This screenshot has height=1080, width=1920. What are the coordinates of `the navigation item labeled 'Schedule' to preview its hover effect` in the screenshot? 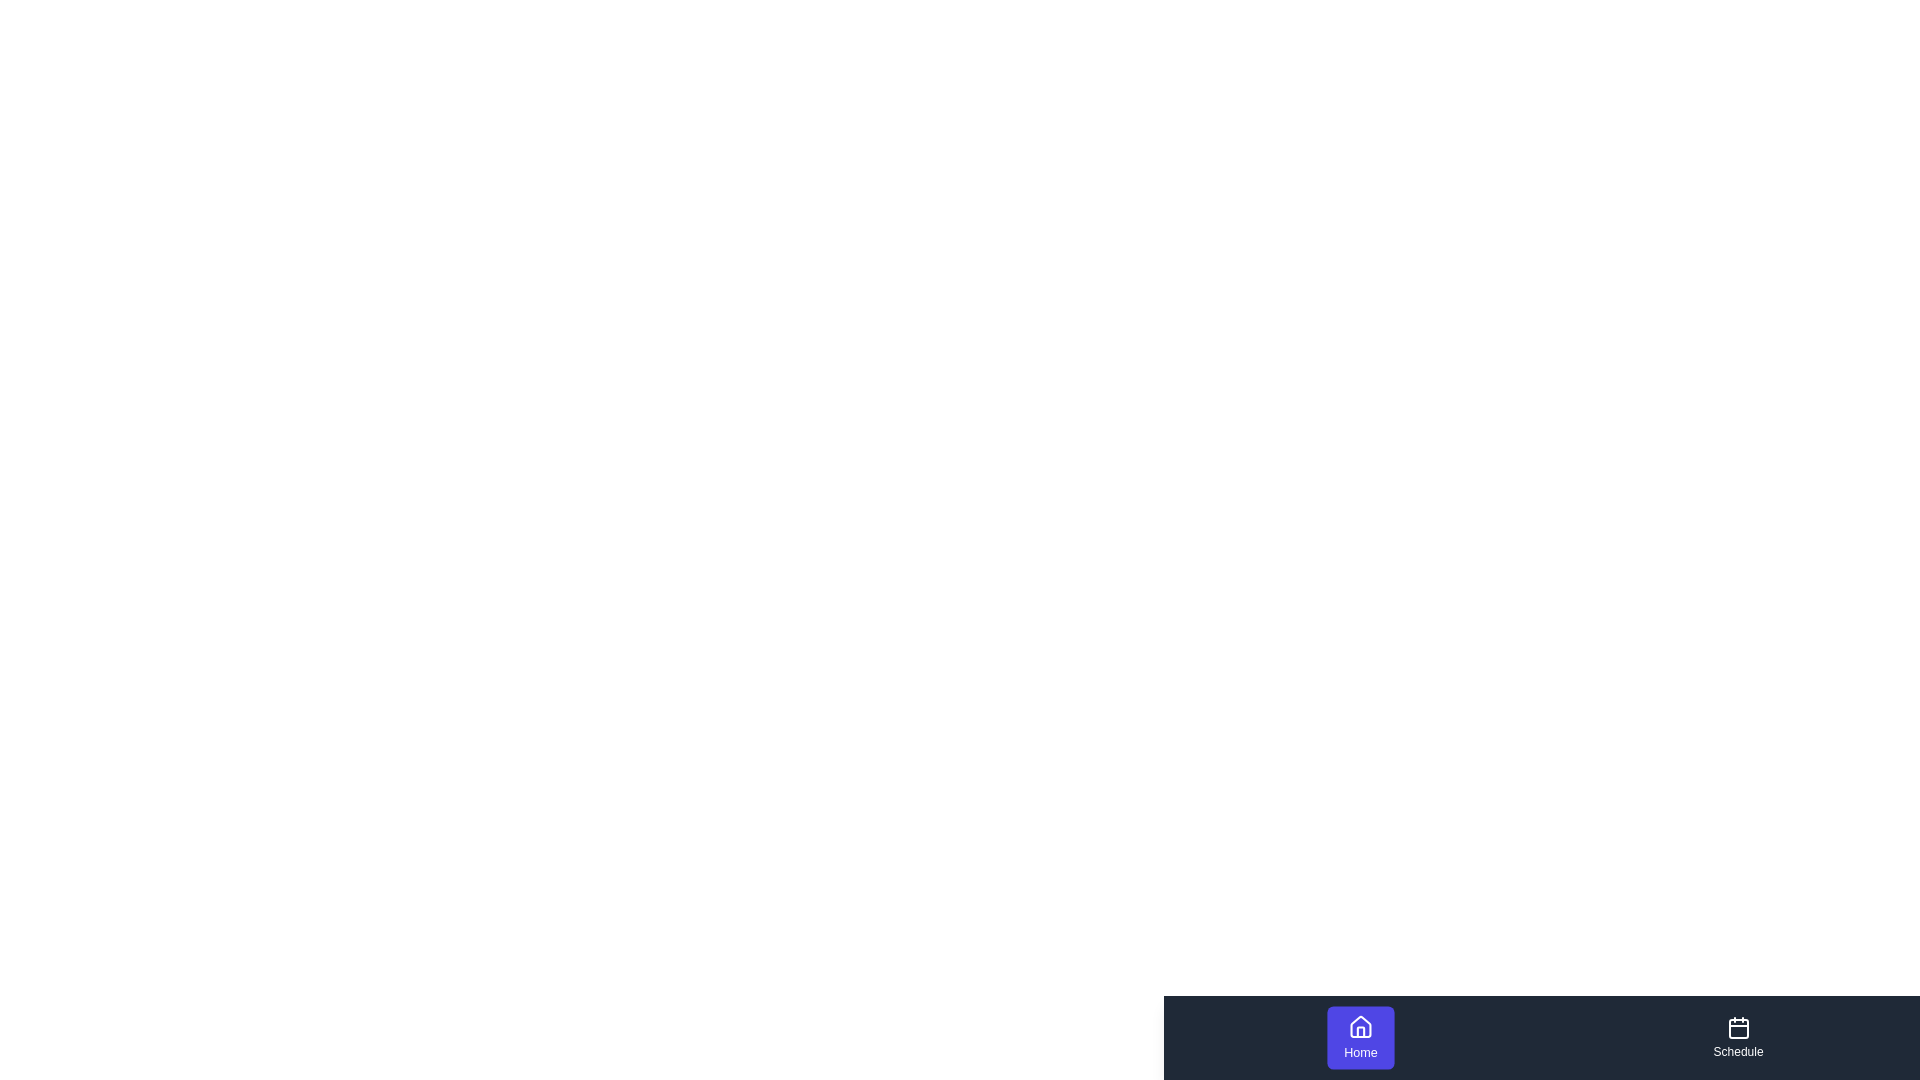 It's located at (1737, 1036).